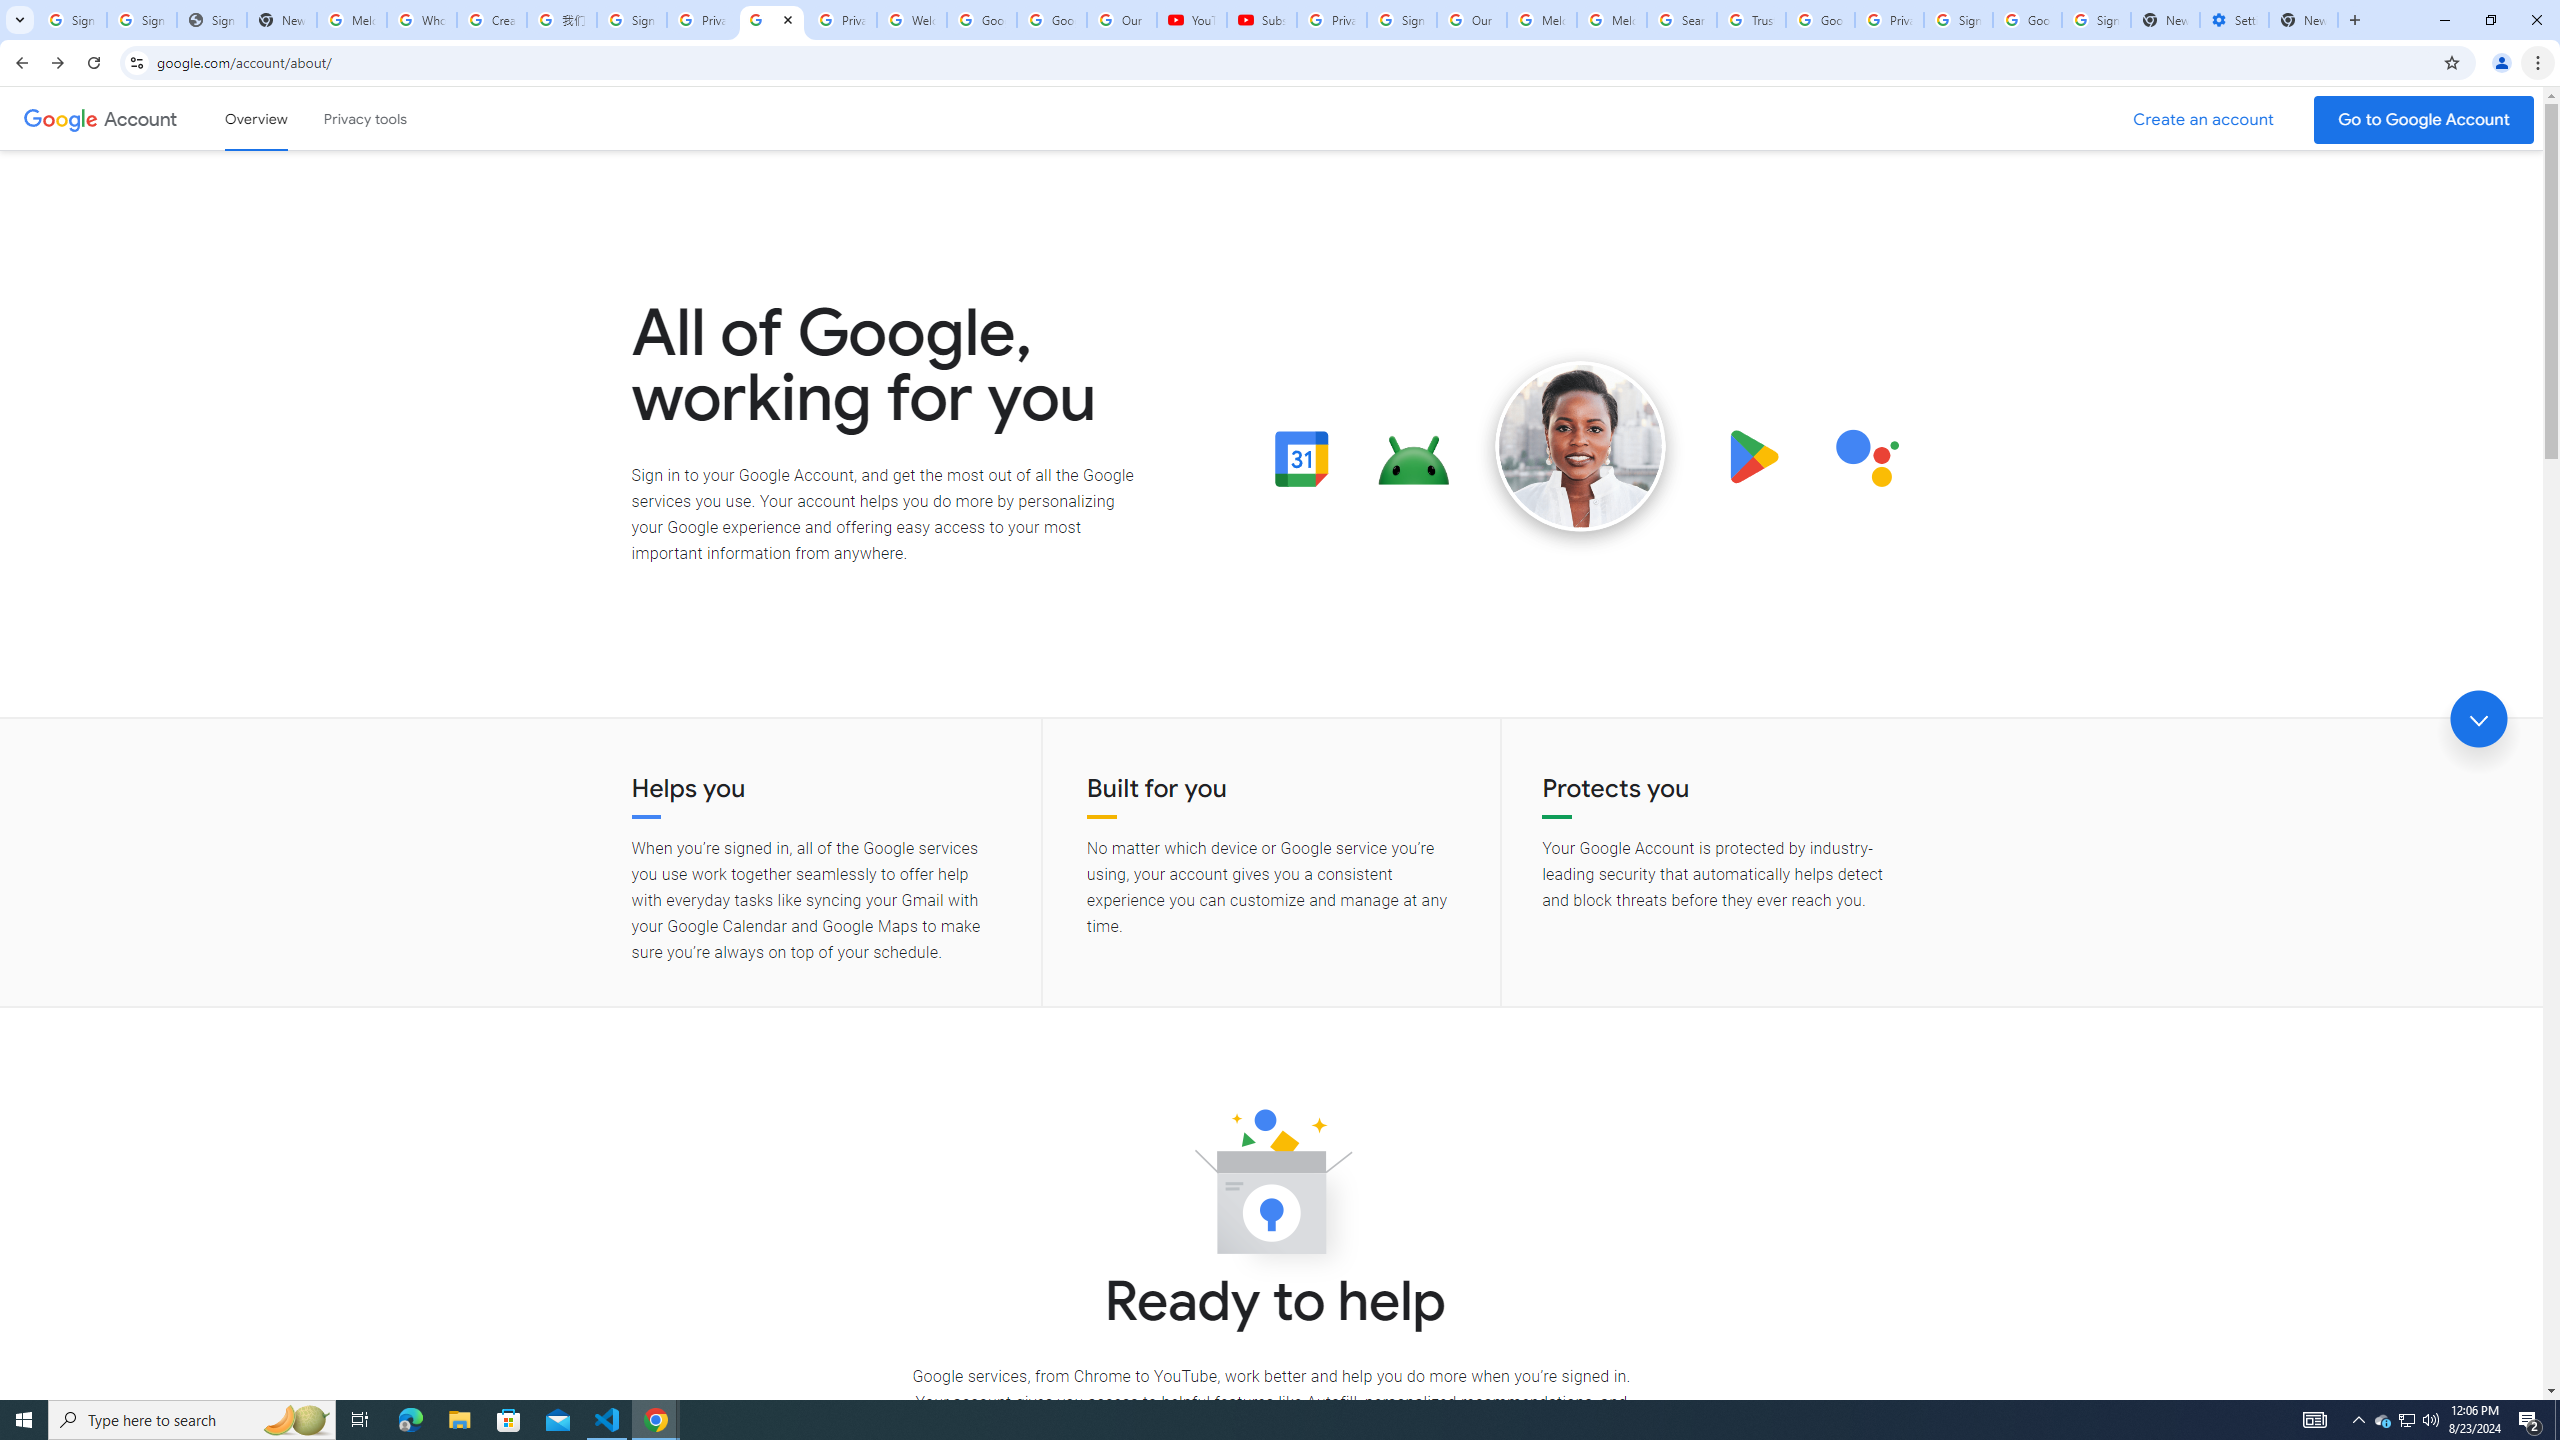 The image size is (2560, 1440). What do you see at coordinates (490, 19) in the screenshot?
I see `'Create your Google Account'` at bounding box center [490, 19].